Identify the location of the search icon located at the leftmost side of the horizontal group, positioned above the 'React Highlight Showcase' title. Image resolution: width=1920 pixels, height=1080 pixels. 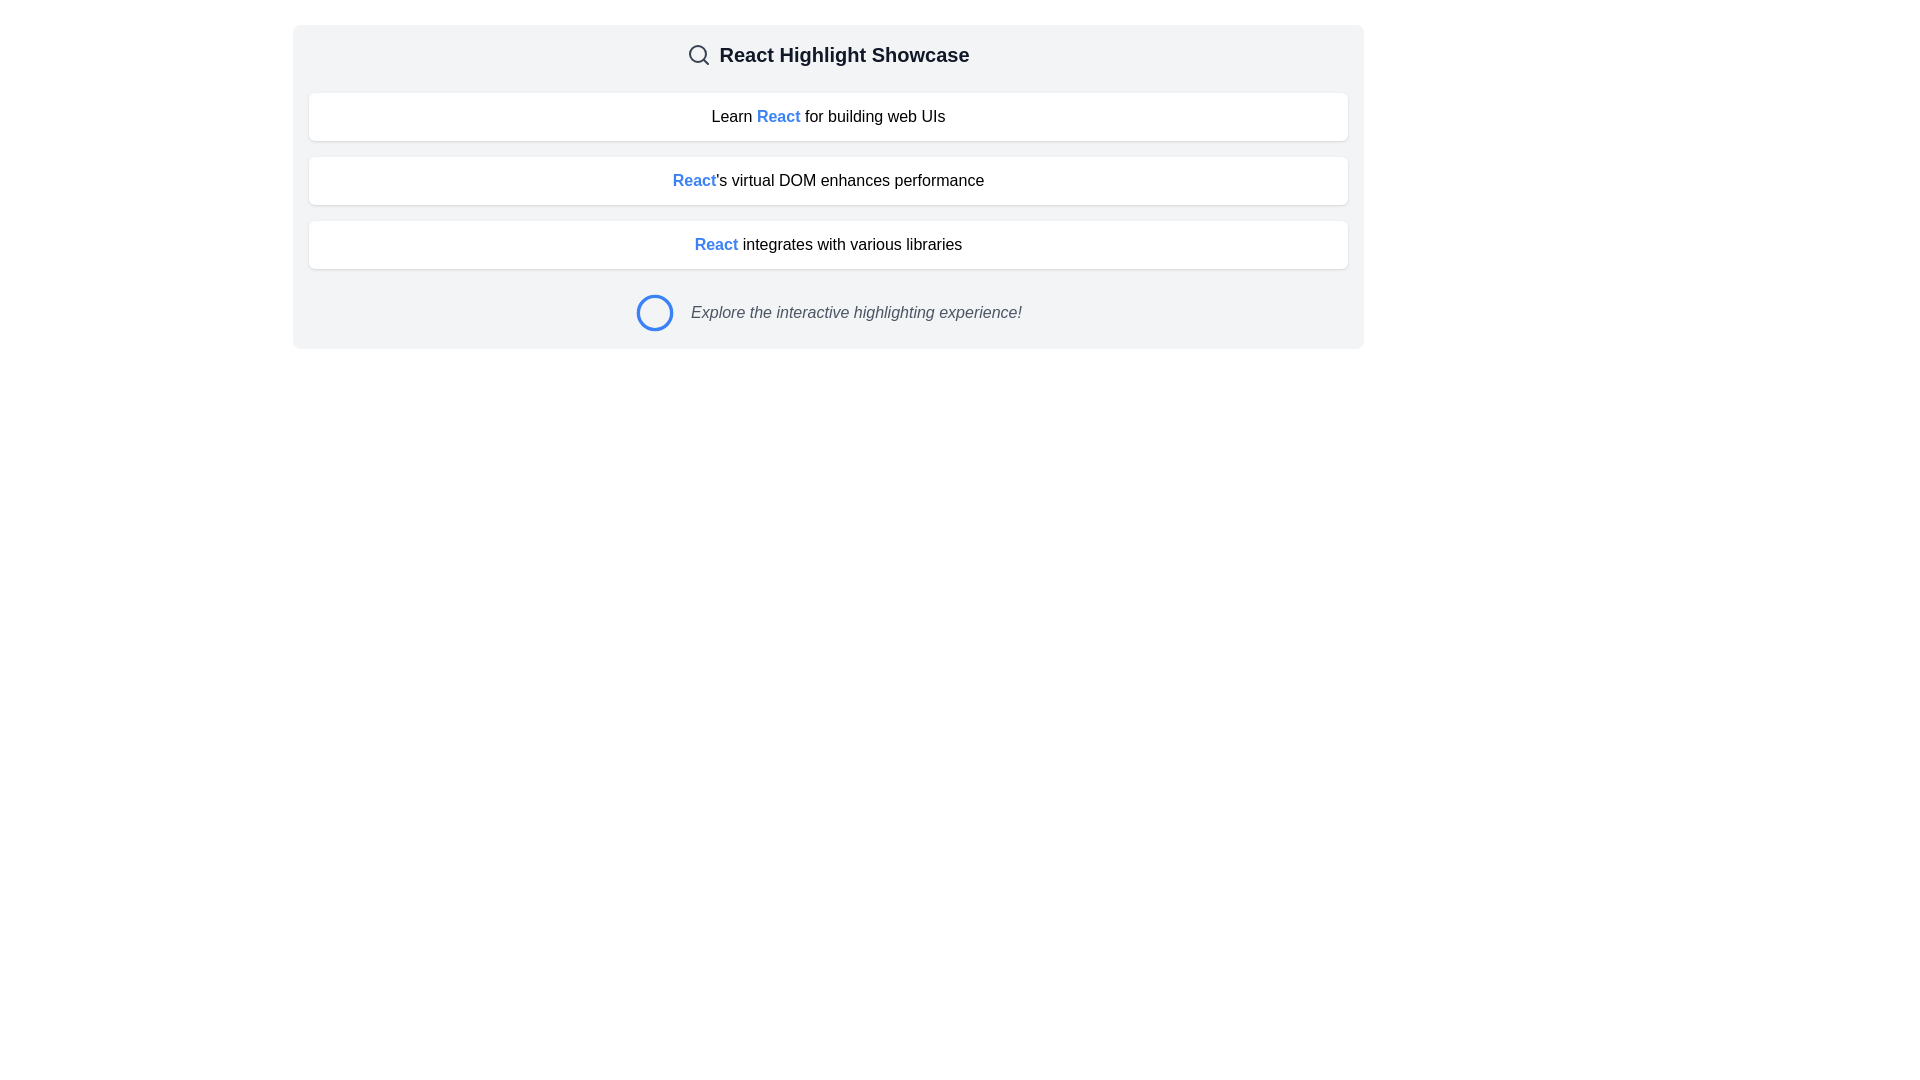
(699, 53).